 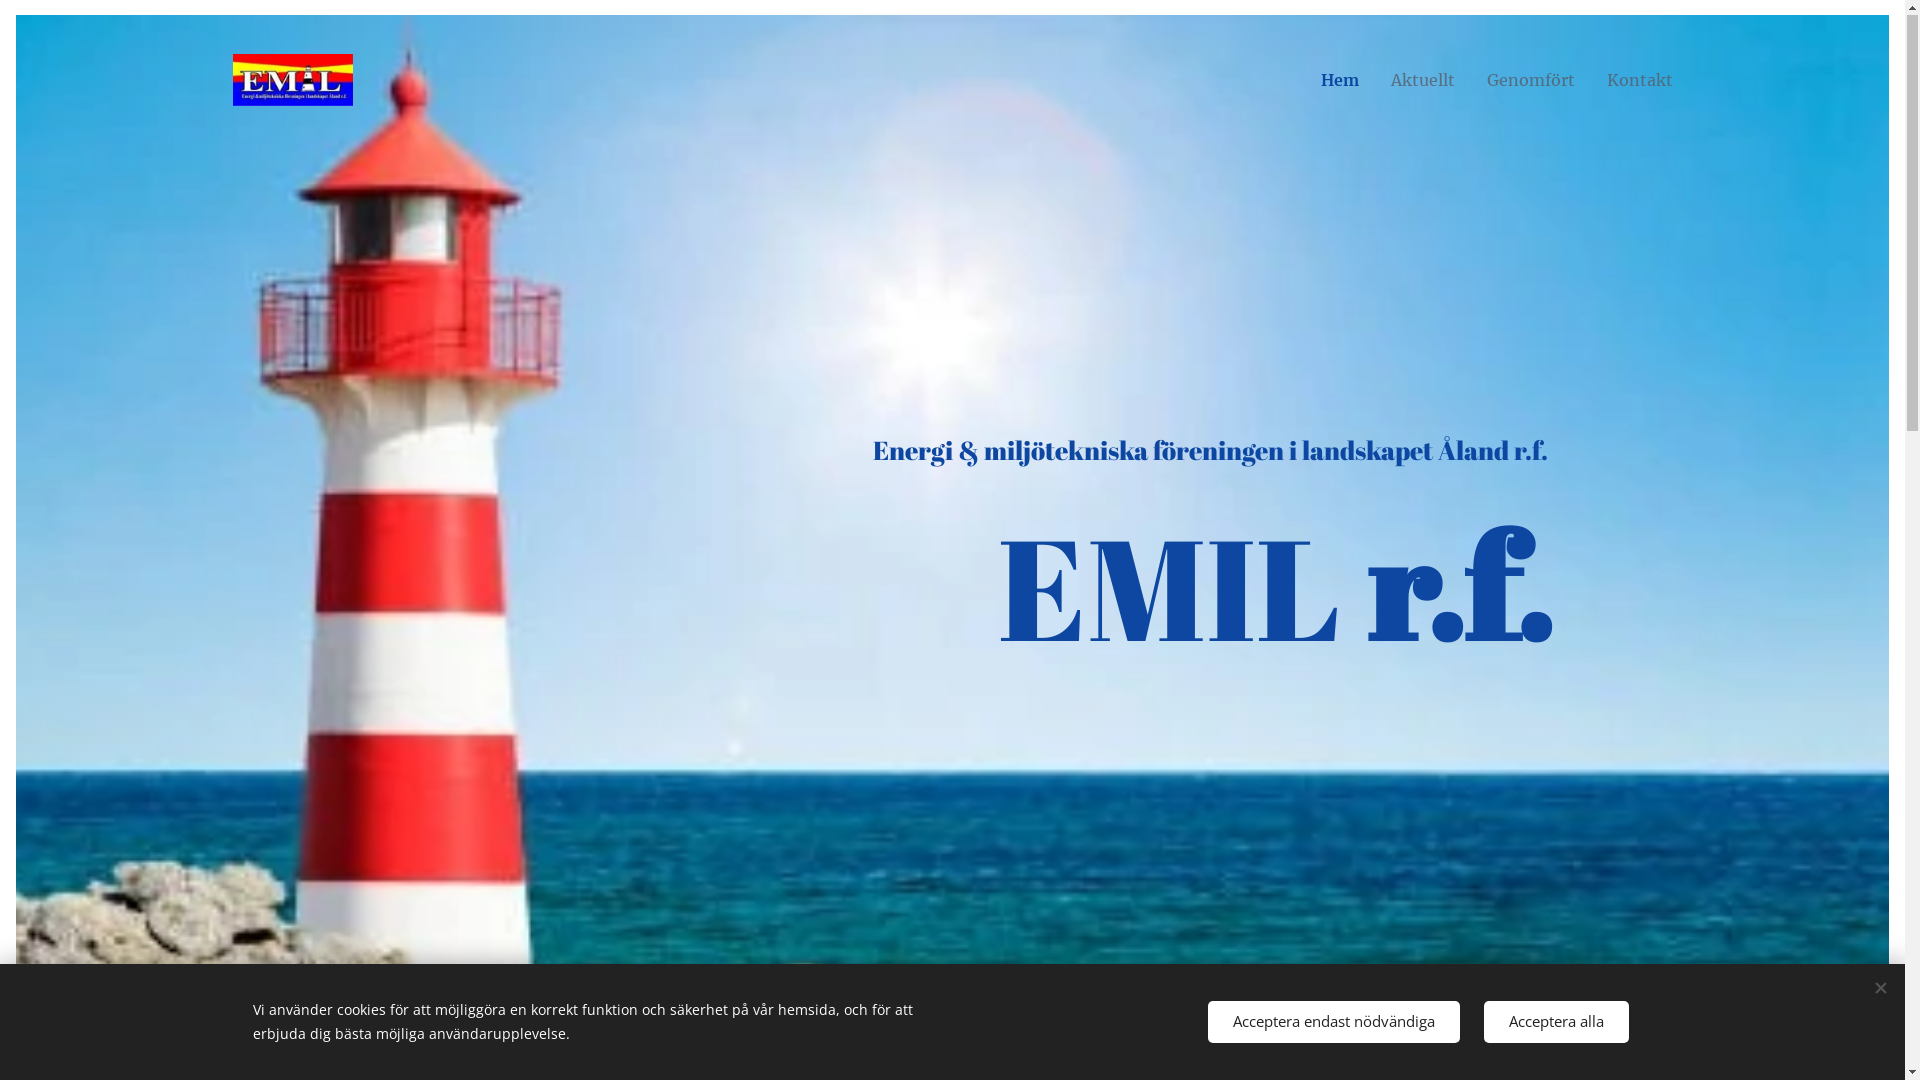 What do you see at coordinates (1345, 80) in the screenshot?
I see `'Hem'` at bounding box center [1345, 80].